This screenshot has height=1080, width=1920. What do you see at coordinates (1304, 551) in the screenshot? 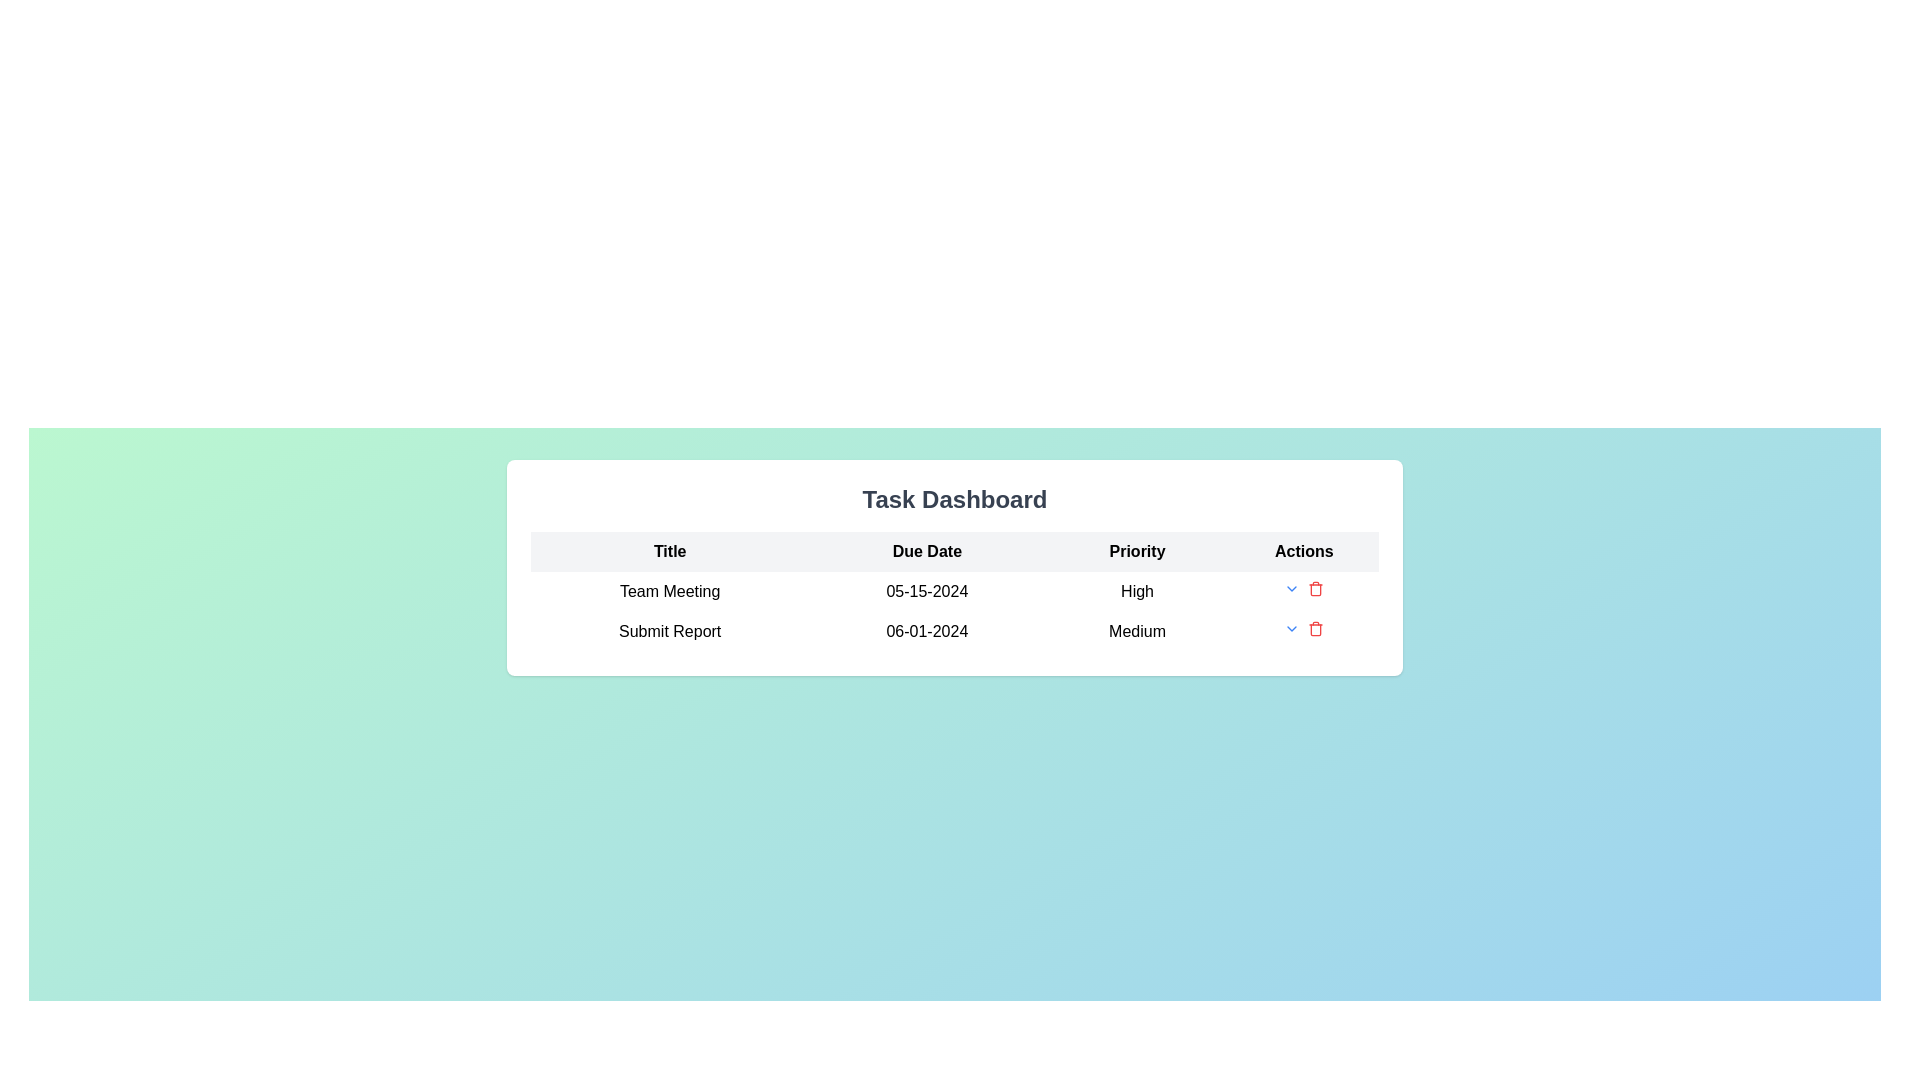
I see `the static text element serving as the header for the 'Actions' column, positioned to the far-right of the table, after the 'Priority' column header` at bounding box center [1304, 551].